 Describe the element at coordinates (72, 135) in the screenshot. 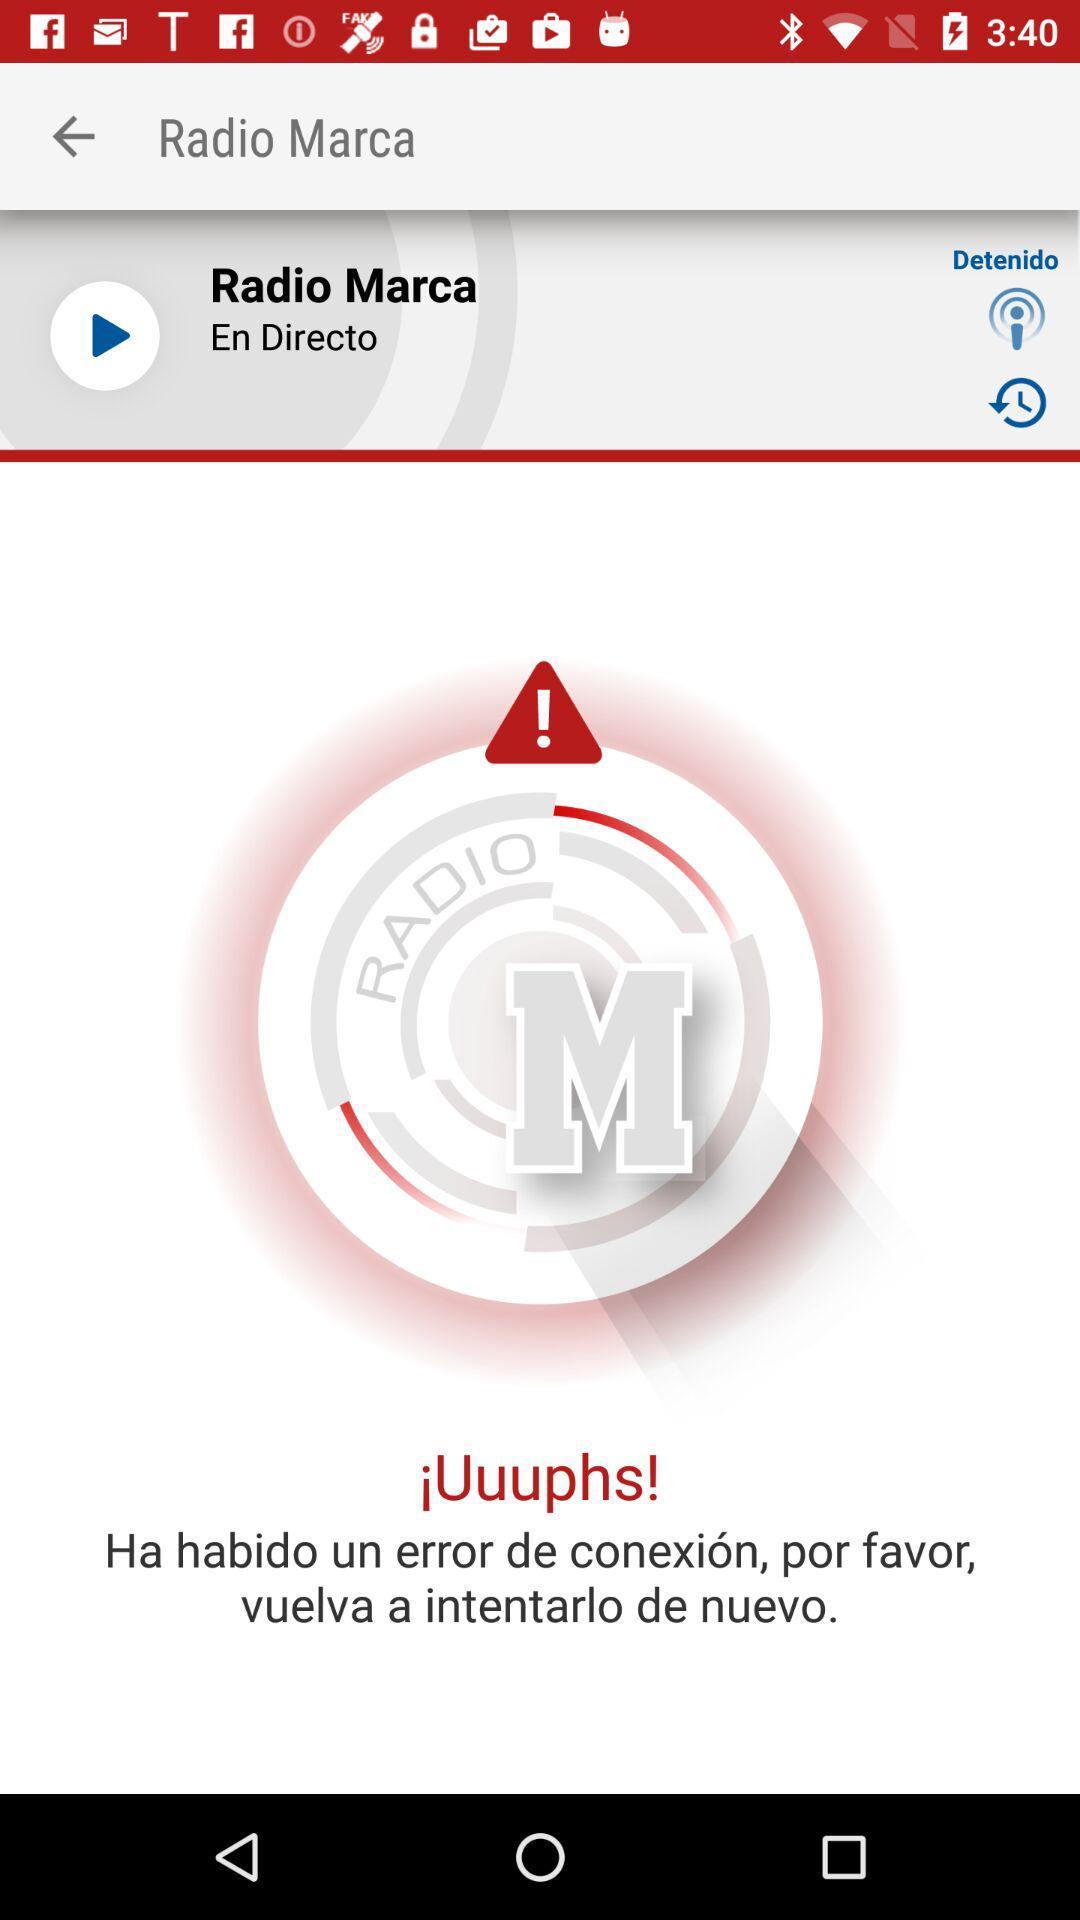

I see `the app next to the radio marca` at that location.